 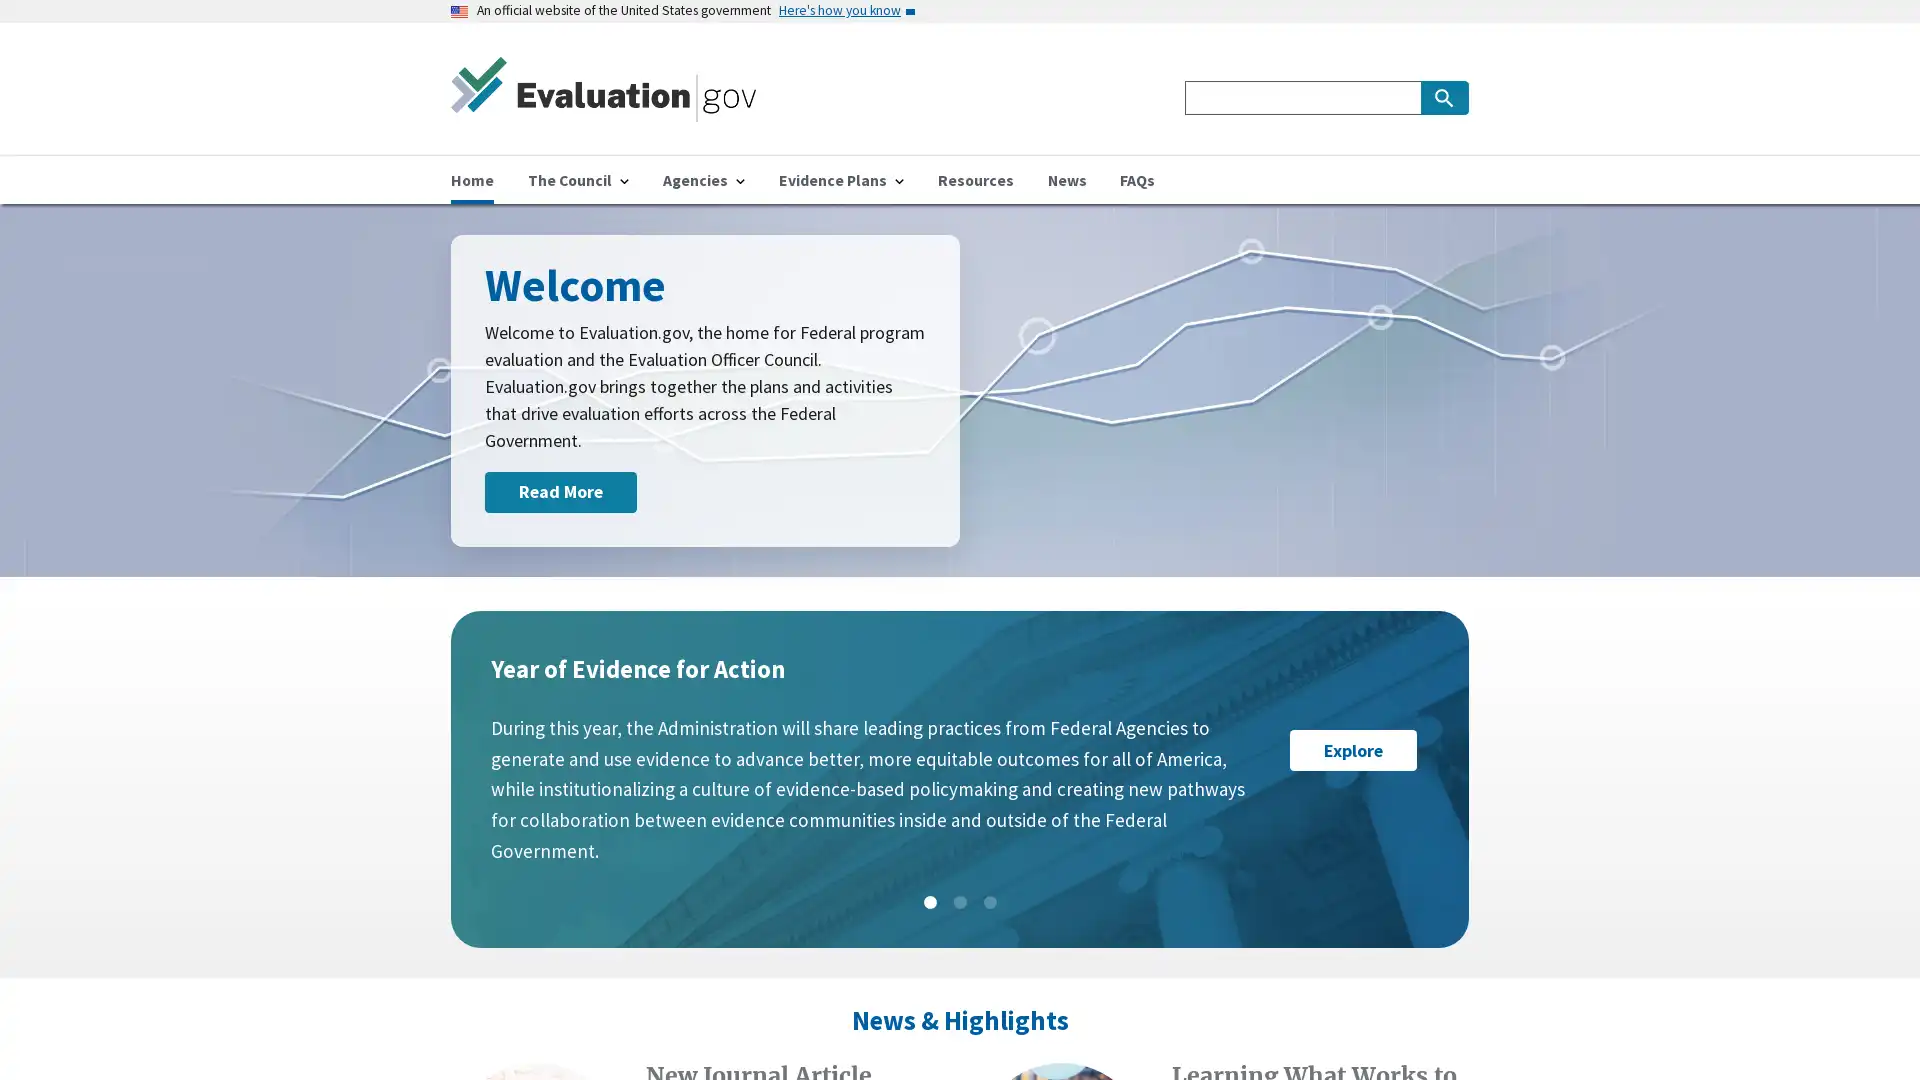 I want to click on Agencies, so click(x=703, y=180).